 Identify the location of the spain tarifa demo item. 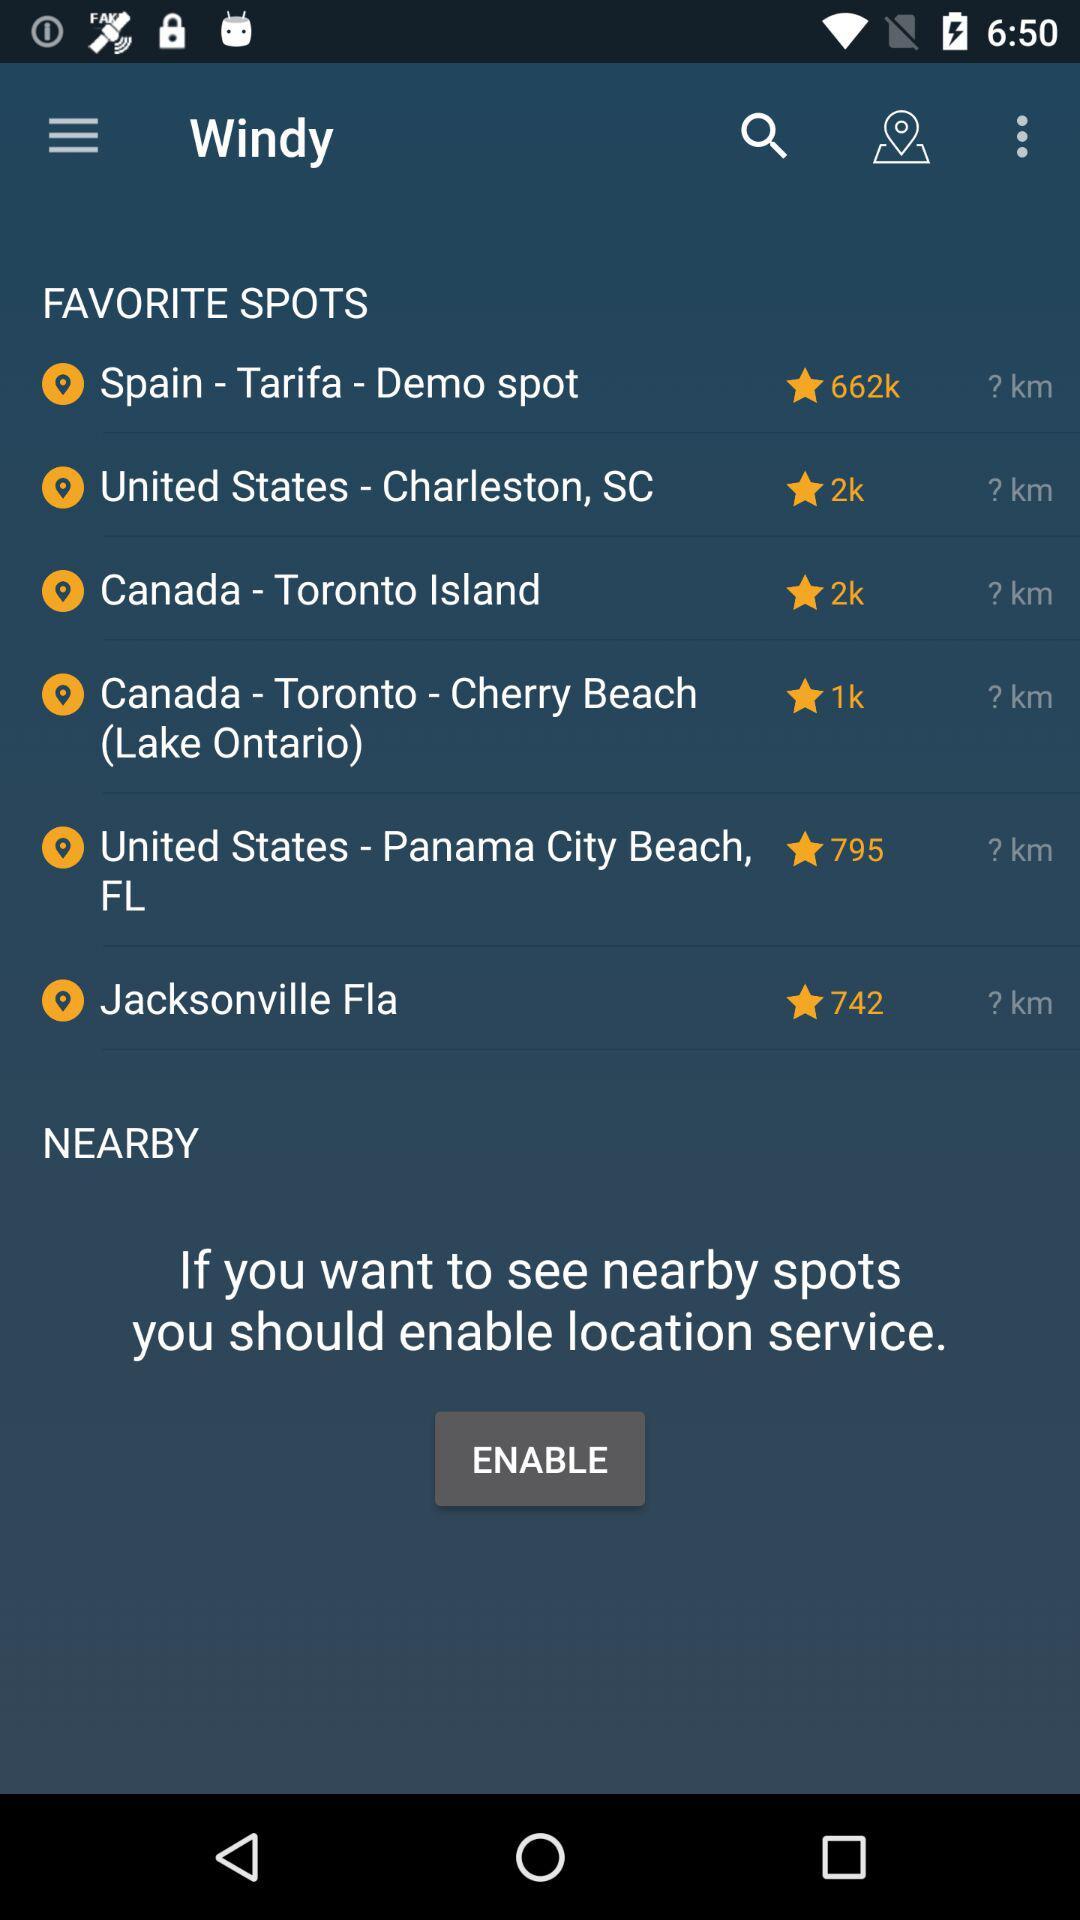
(431, 380).